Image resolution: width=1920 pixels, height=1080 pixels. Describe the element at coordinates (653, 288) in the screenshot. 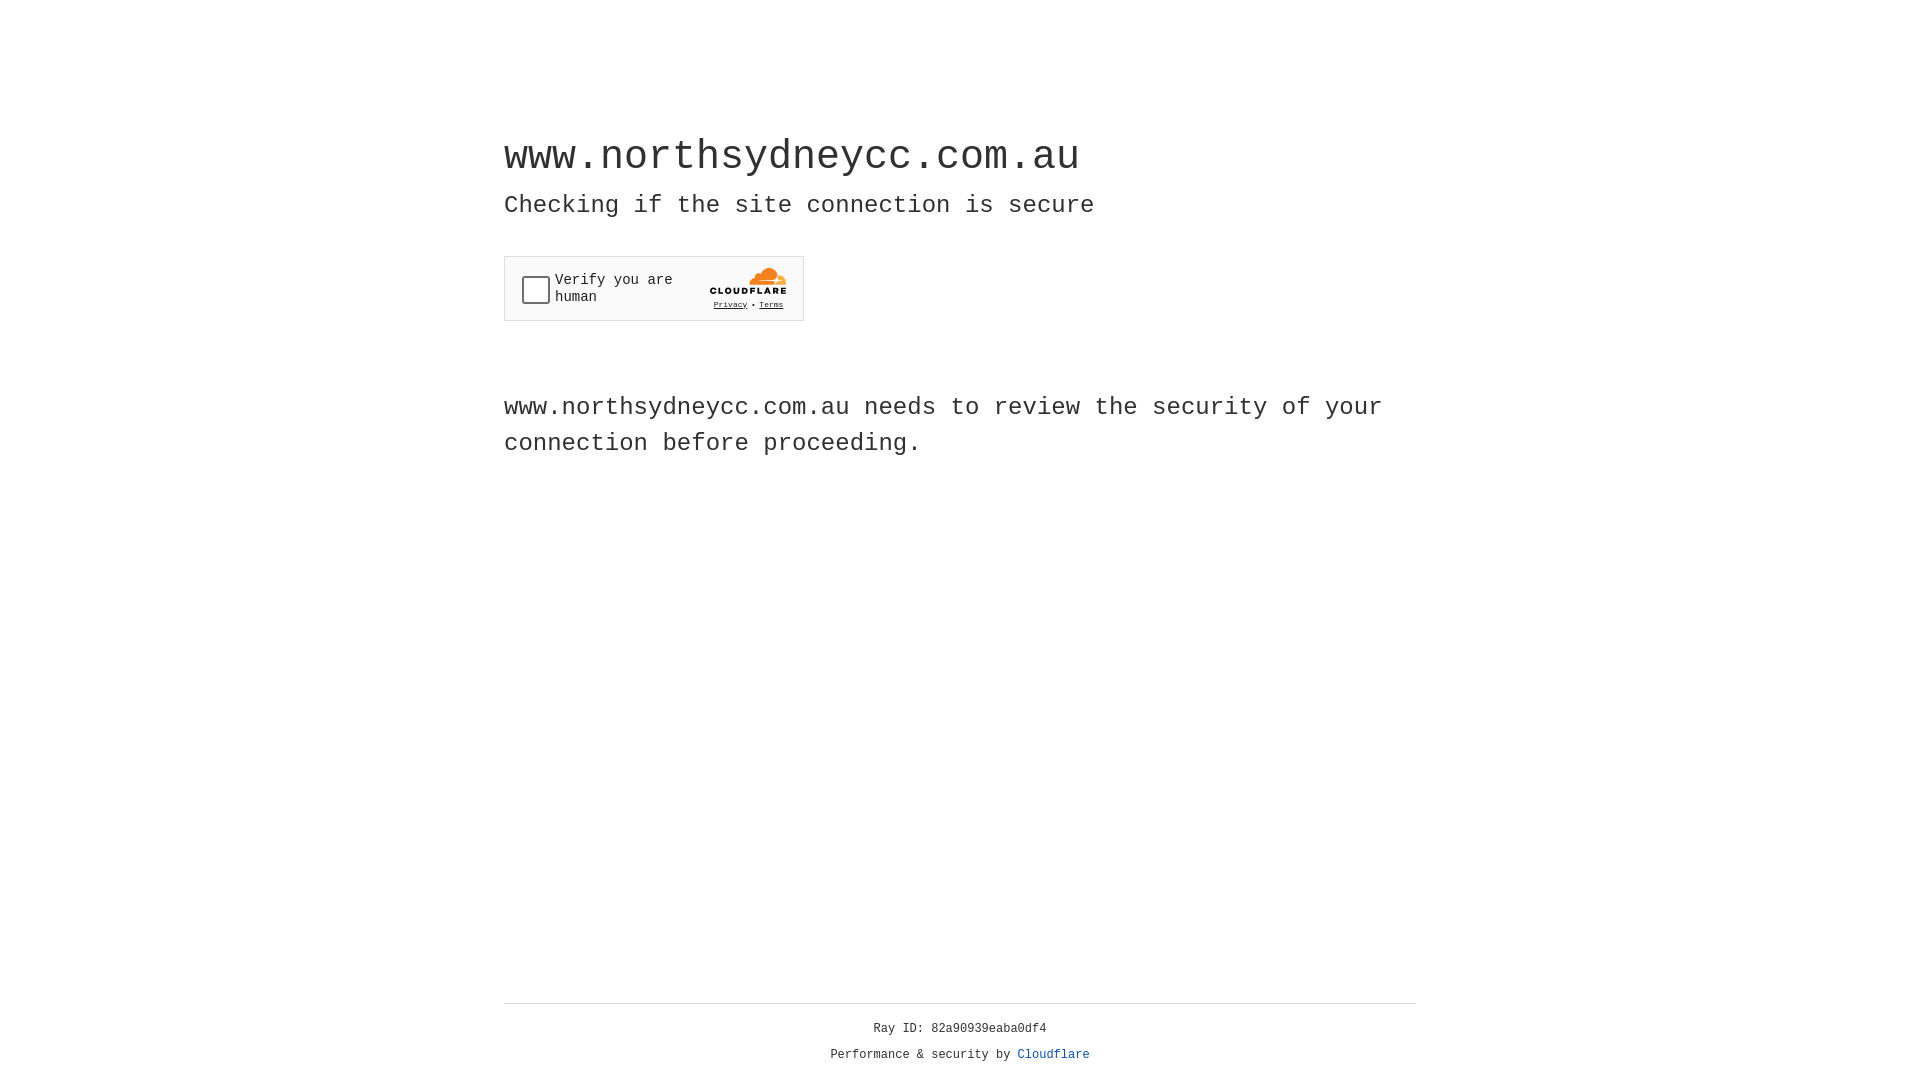

I see `'Widget containing a Cloudflare security challenge'` at that location.